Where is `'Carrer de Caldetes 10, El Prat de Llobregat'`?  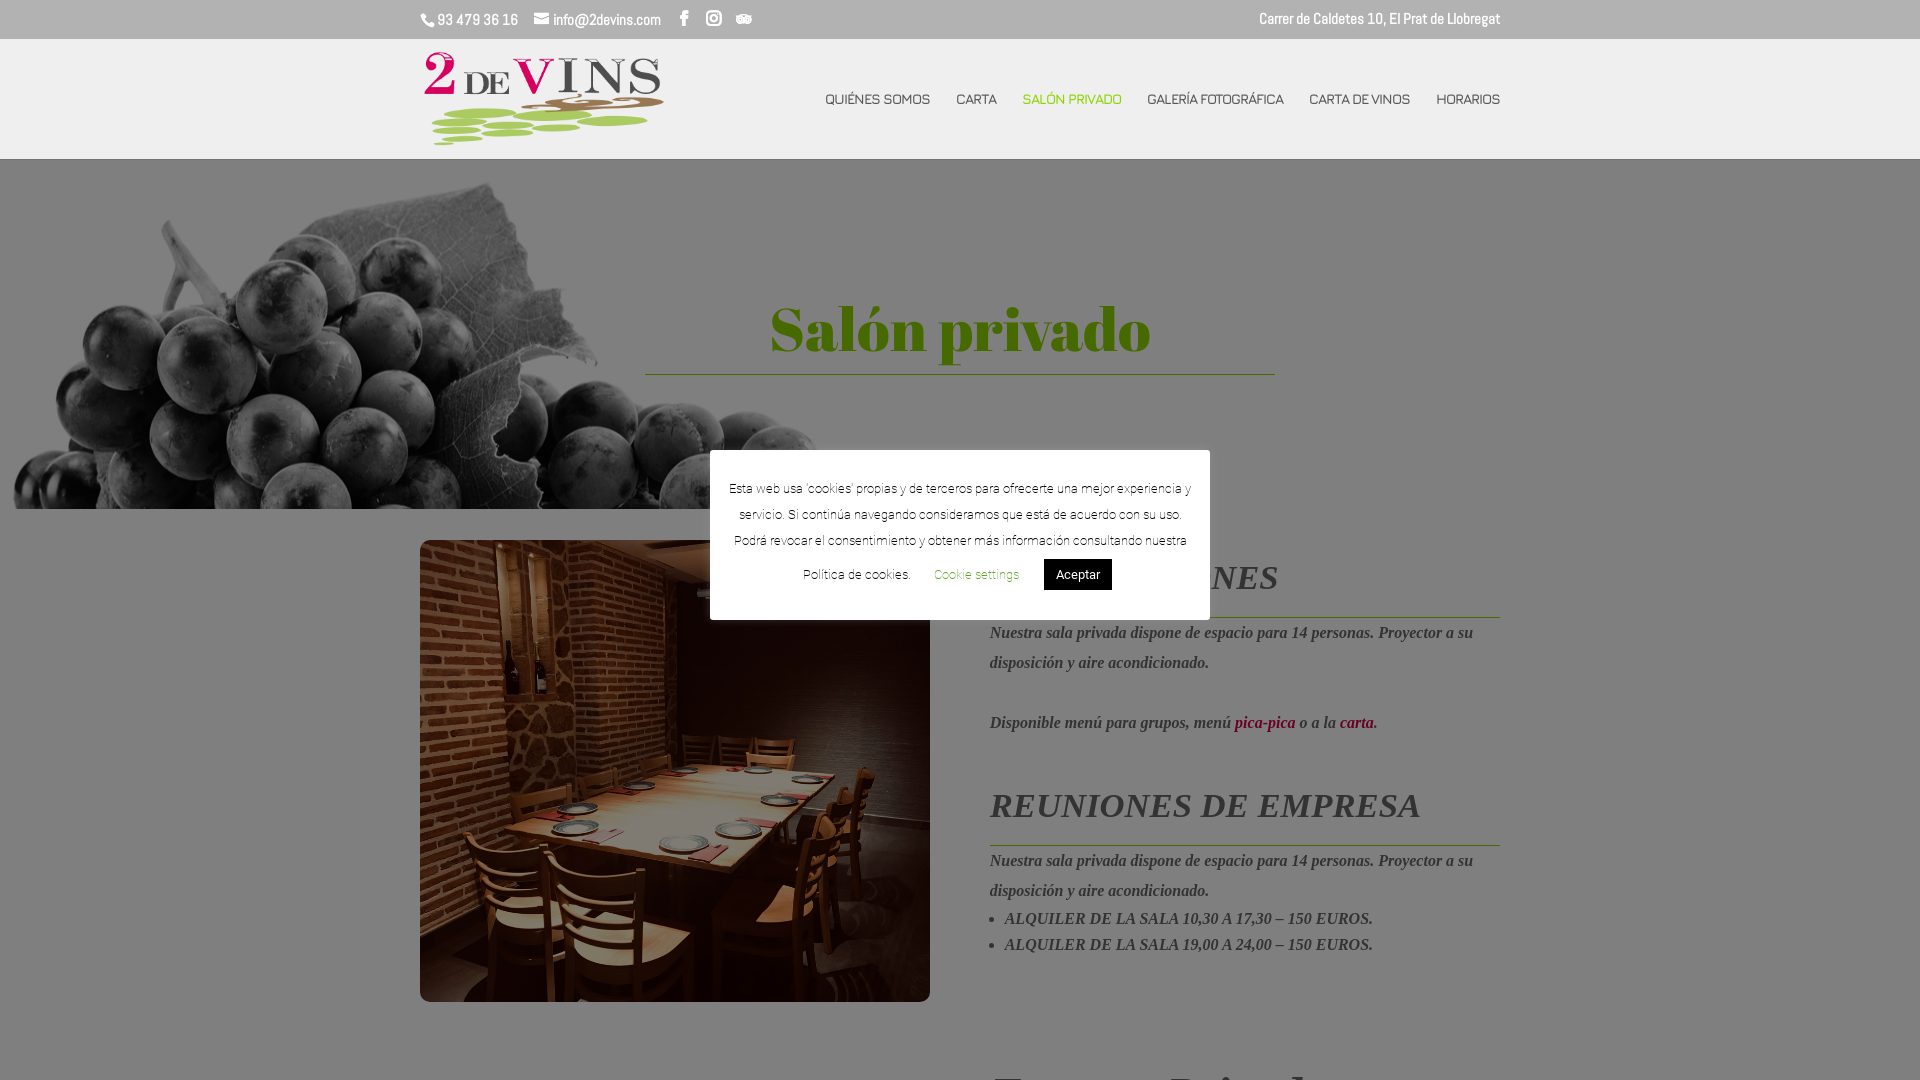
'Carrer de Caldetes 10, El Prat de Llobregat' is located at coordinates (1378, 23).